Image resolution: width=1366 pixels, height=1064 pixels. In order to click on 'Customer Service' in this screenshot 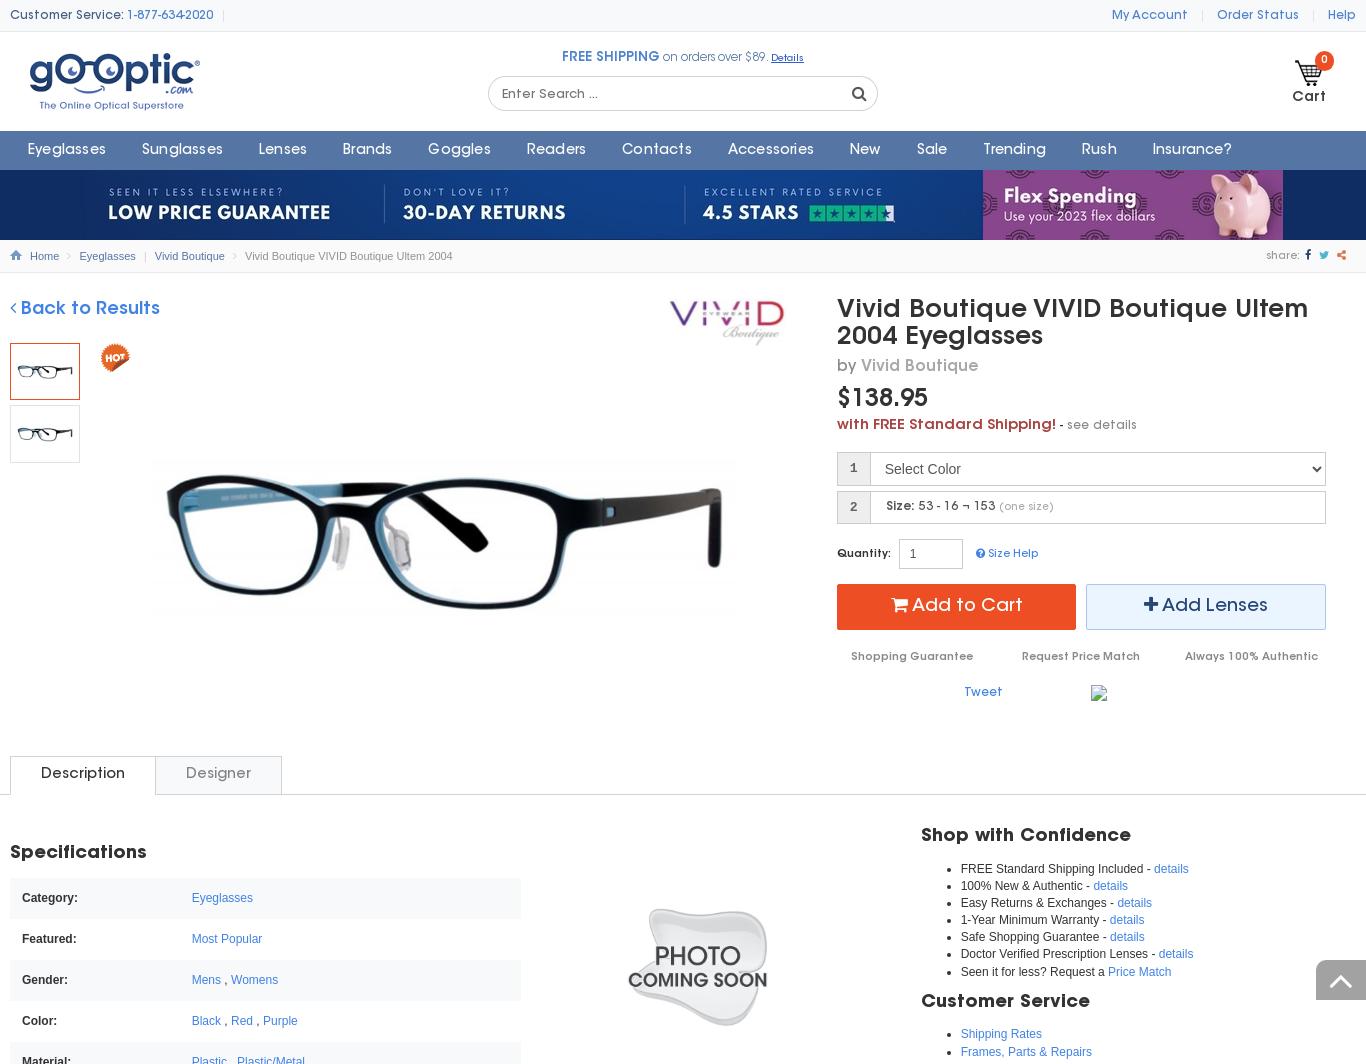, I will do `click(920, 1001)`.